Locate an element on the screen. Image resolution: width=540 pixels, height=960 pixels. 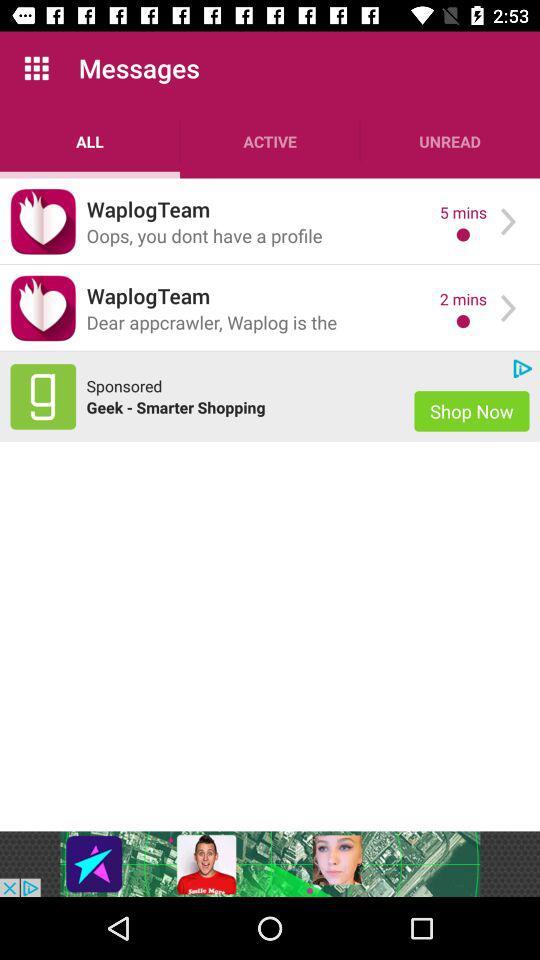
favorite is located at coordinates (43, 308).